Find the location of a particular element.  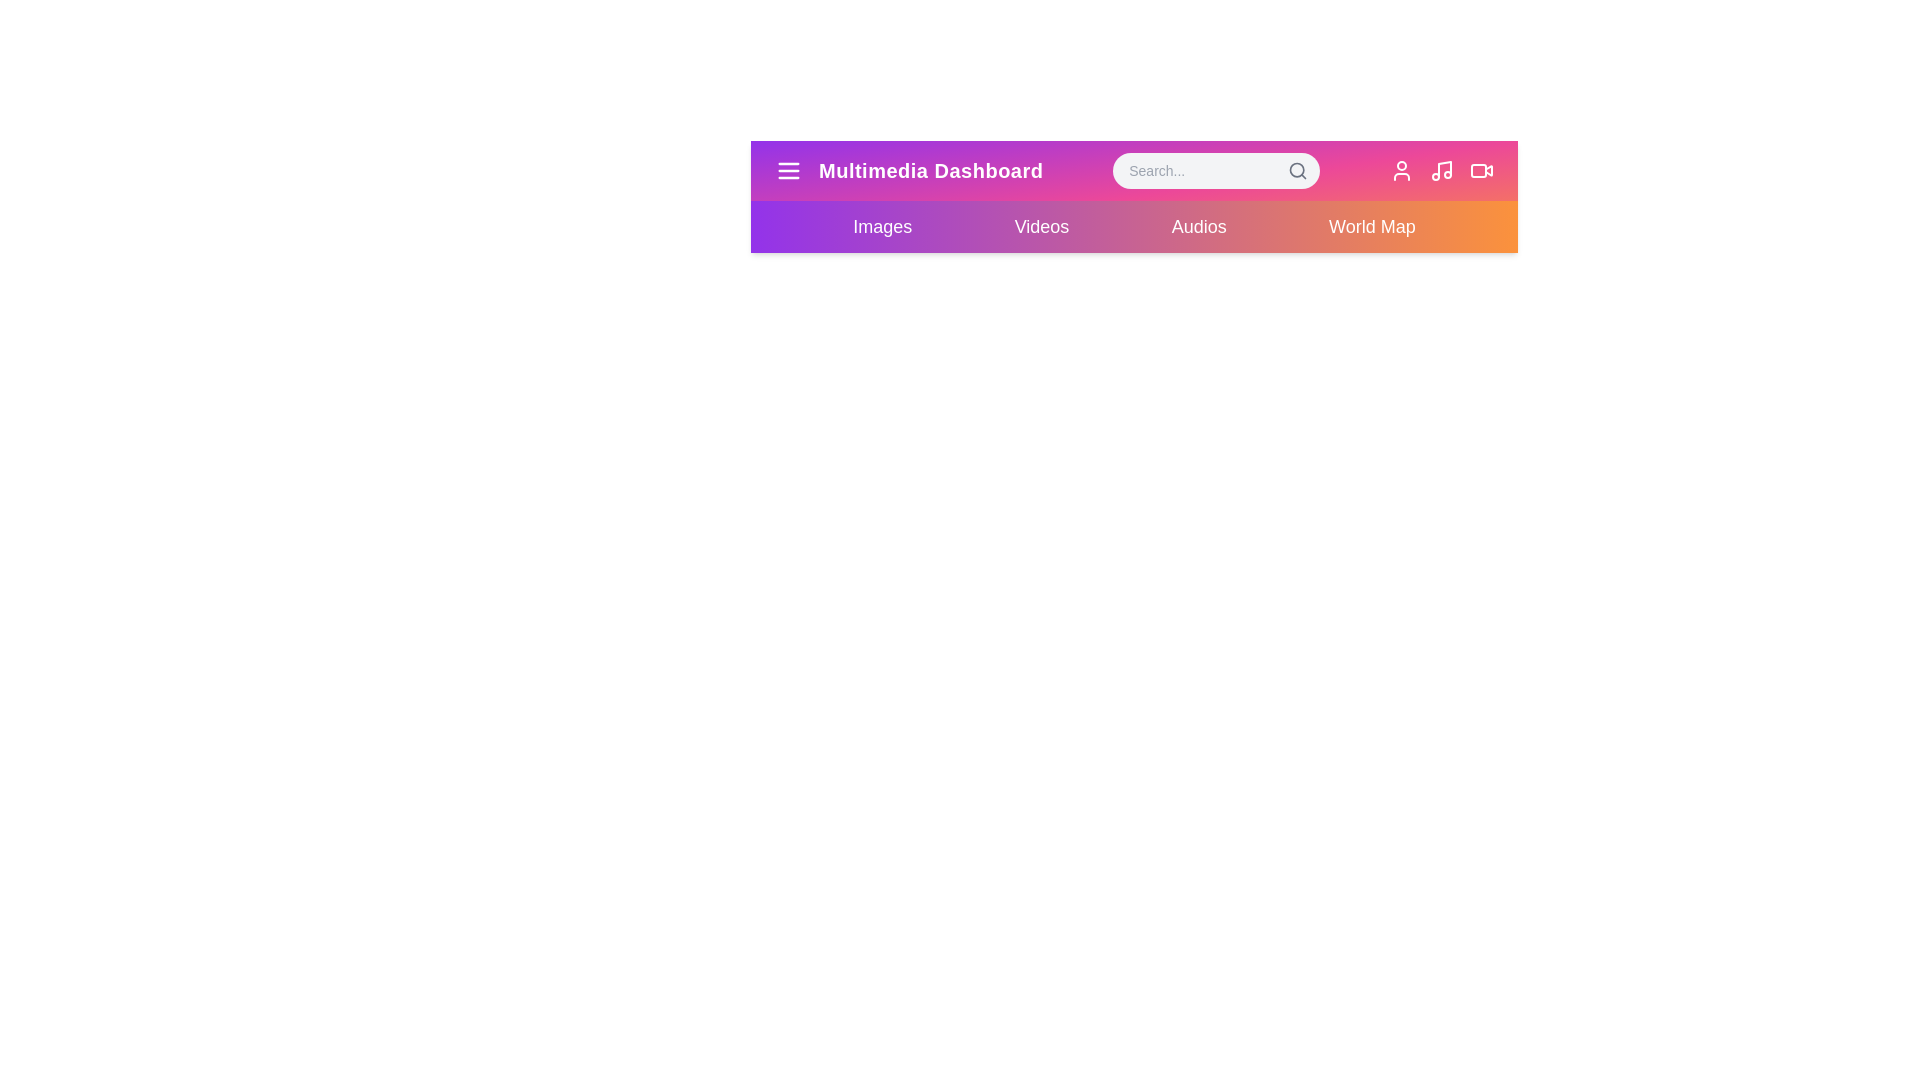

the music icon to play music is located at coordinates (1441, 169).